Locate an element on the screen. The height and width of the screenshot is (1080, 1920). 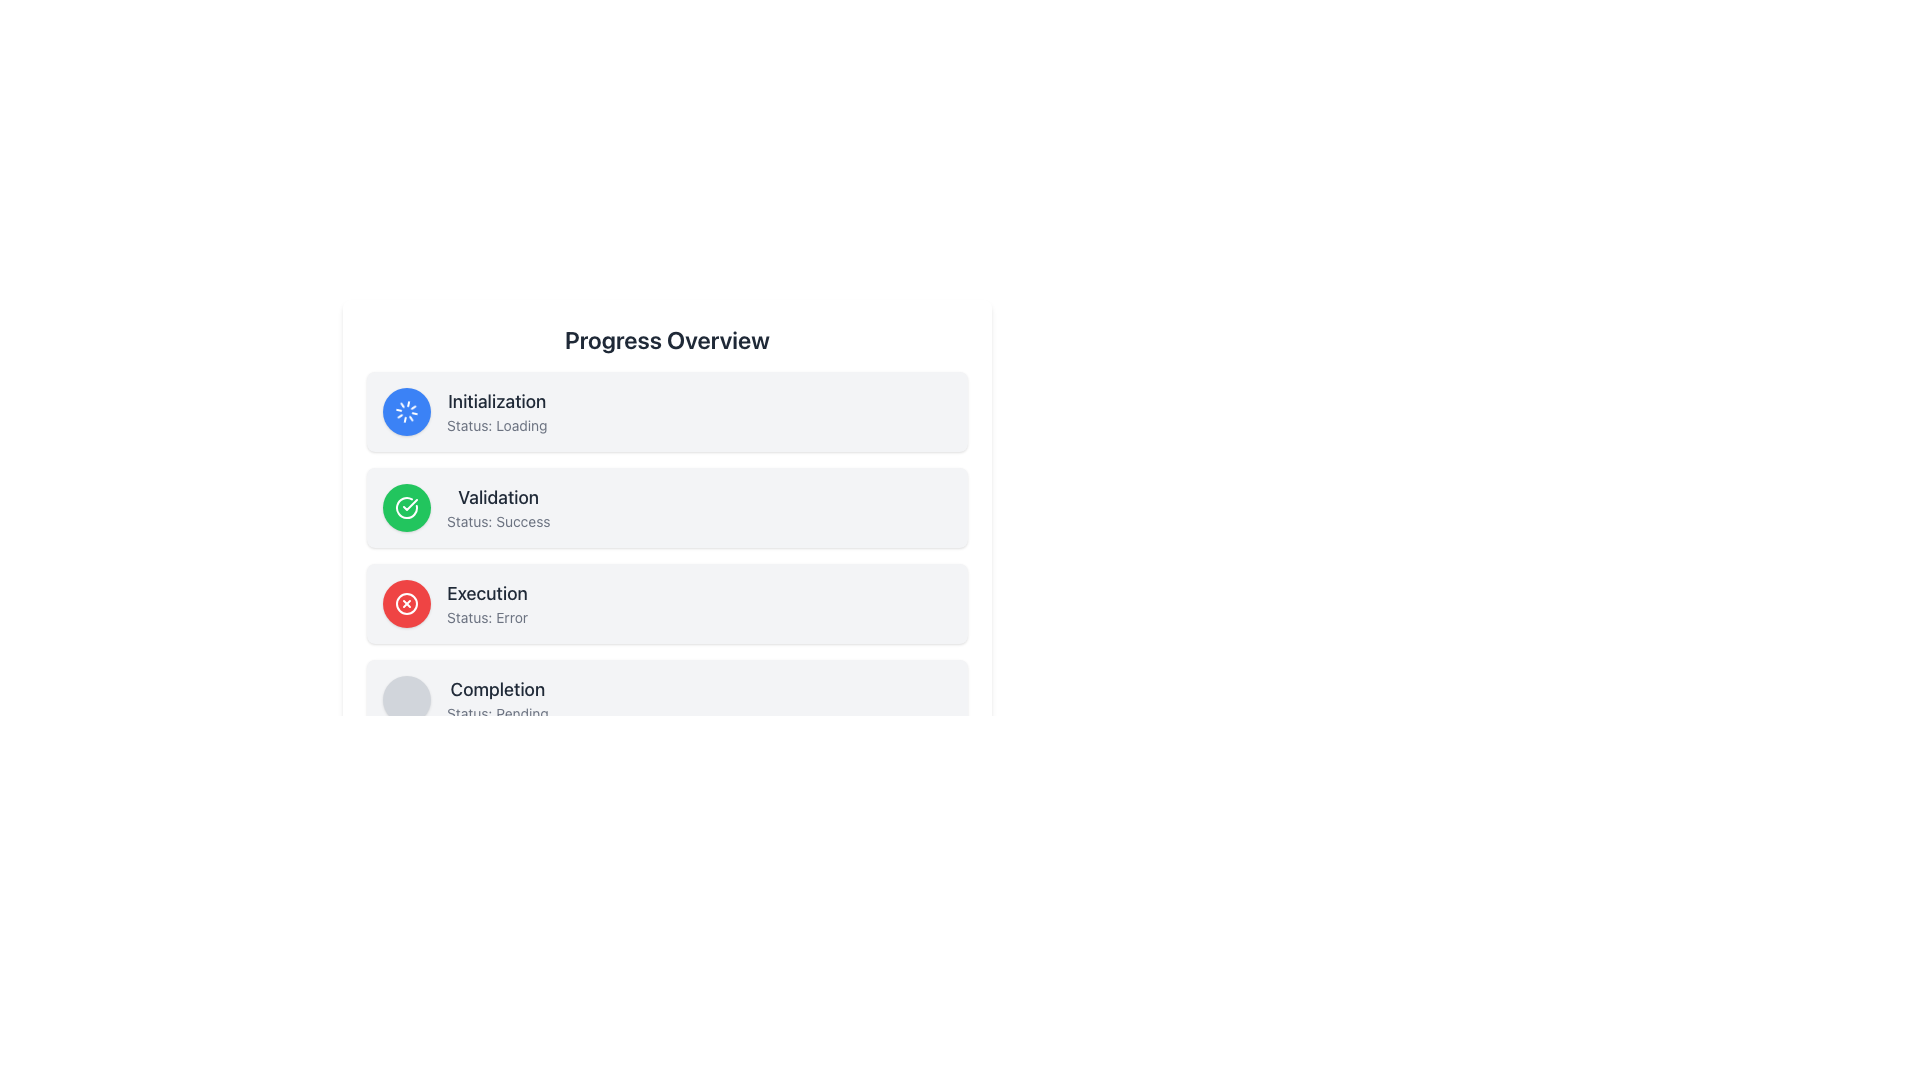
the informational card element displaying 'Completion' and 'Status: Pending', which is the fourth element in the 'Progress Overview' section is located at coordinates (667, 698).